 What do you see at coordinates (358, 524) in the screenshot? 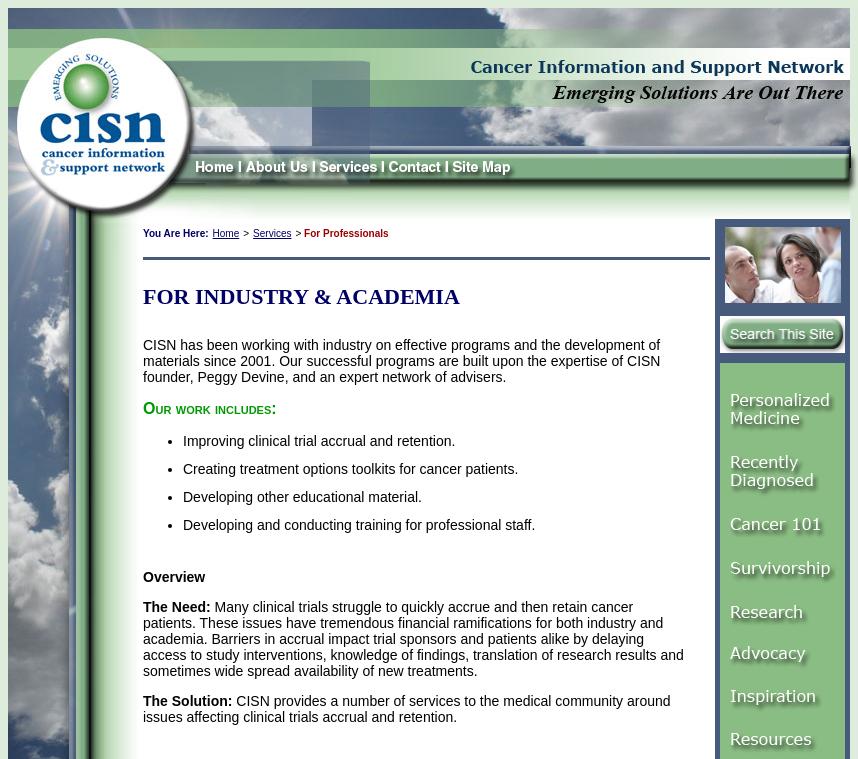
I see `'Developing and conducting training for professional staff.'` at bounding box center [358, 524].